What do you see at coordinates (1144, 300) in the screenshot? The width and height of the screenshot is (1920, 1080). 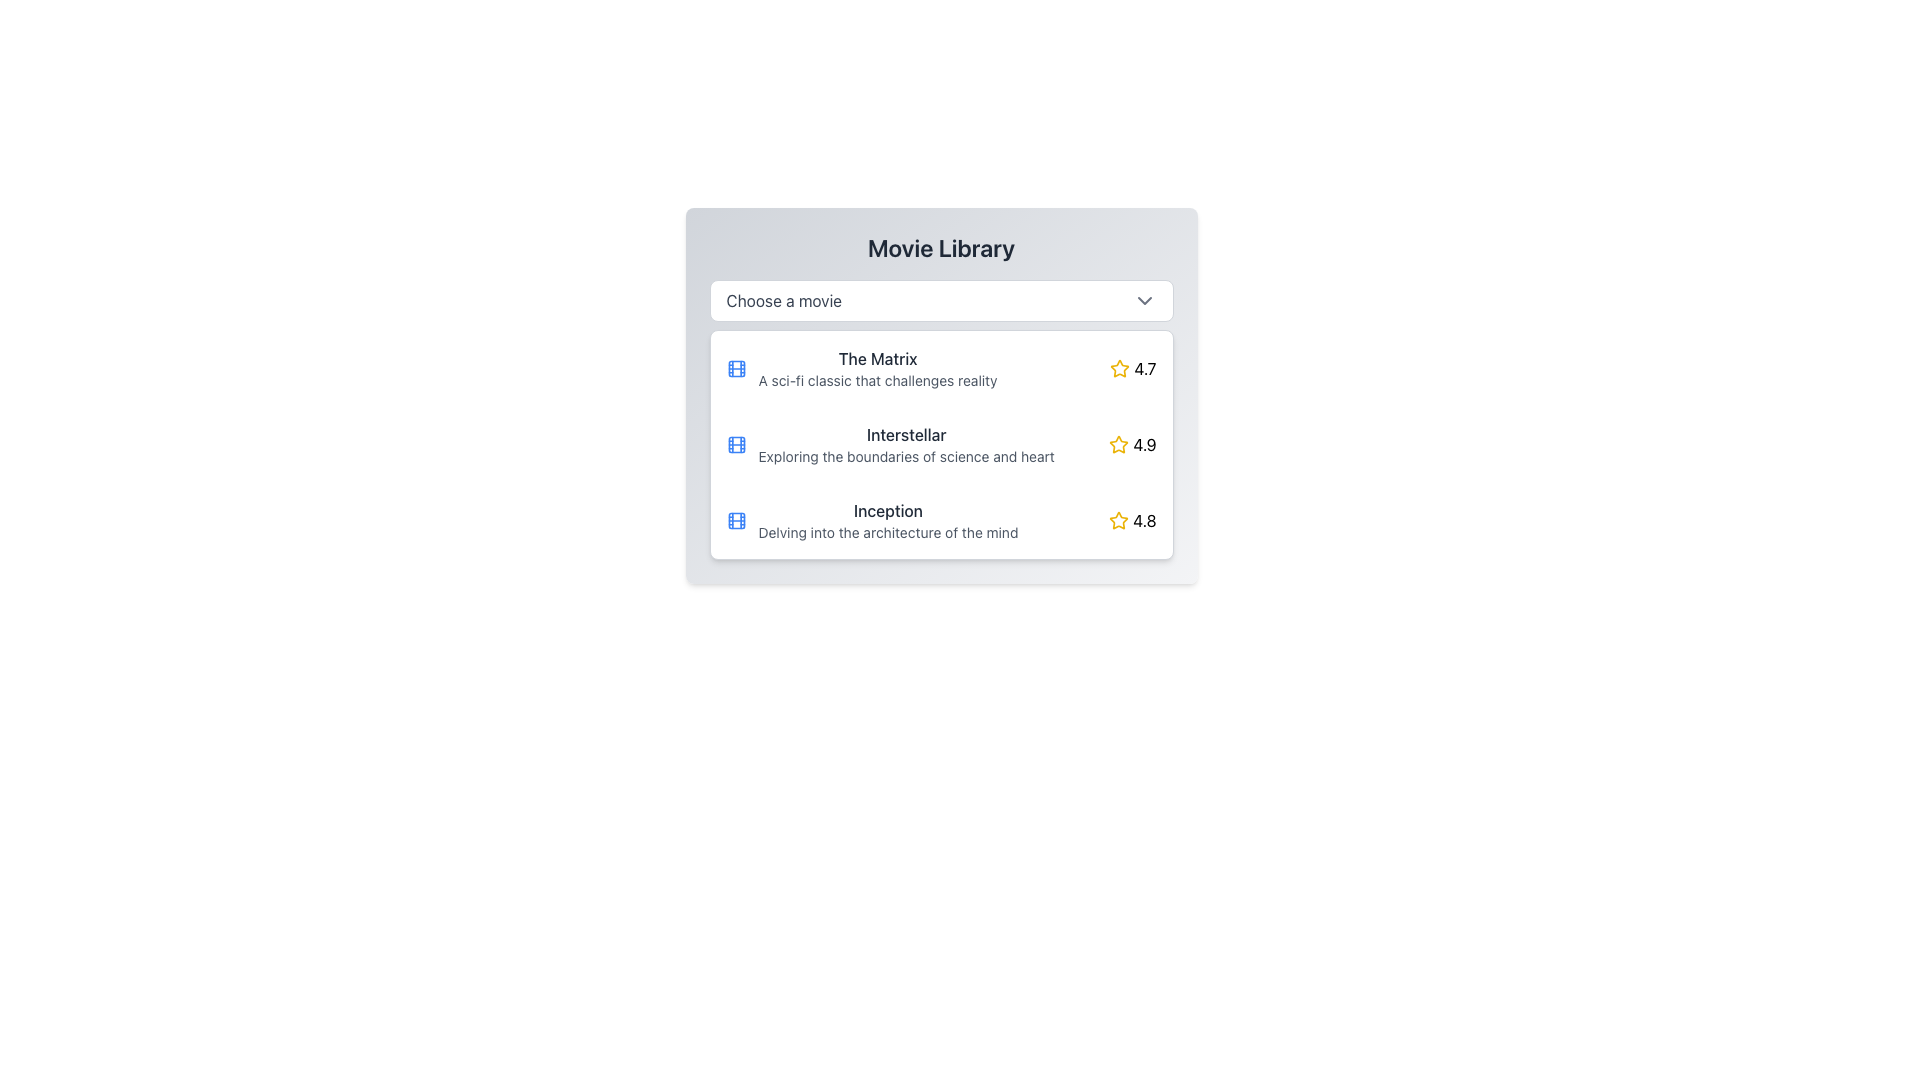 I see `the dropdown toggle icon located on the rightmost side of the 'Choose a movie' text input box` at bounding box center [1144, 300].